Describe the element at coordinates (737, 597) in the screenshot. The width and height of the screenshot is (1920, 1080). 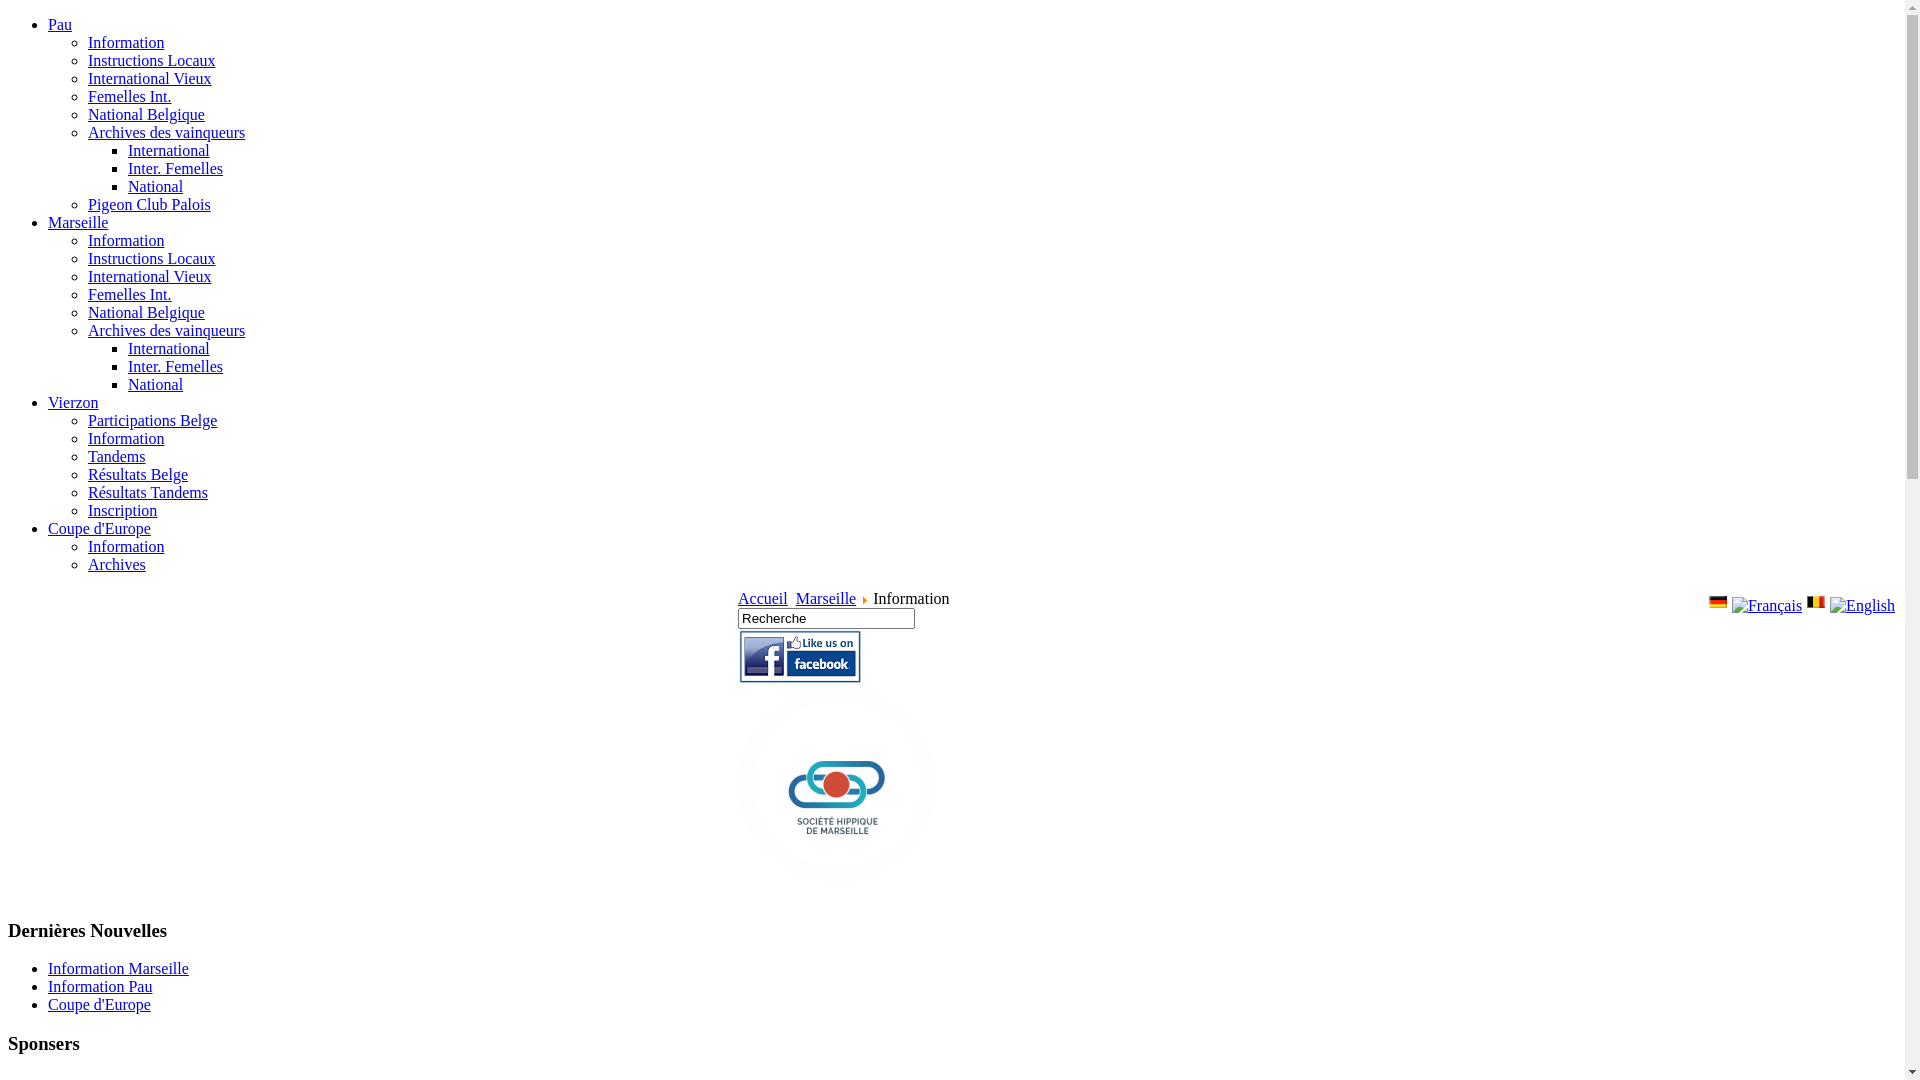
I see `'Accueil'` at that location.